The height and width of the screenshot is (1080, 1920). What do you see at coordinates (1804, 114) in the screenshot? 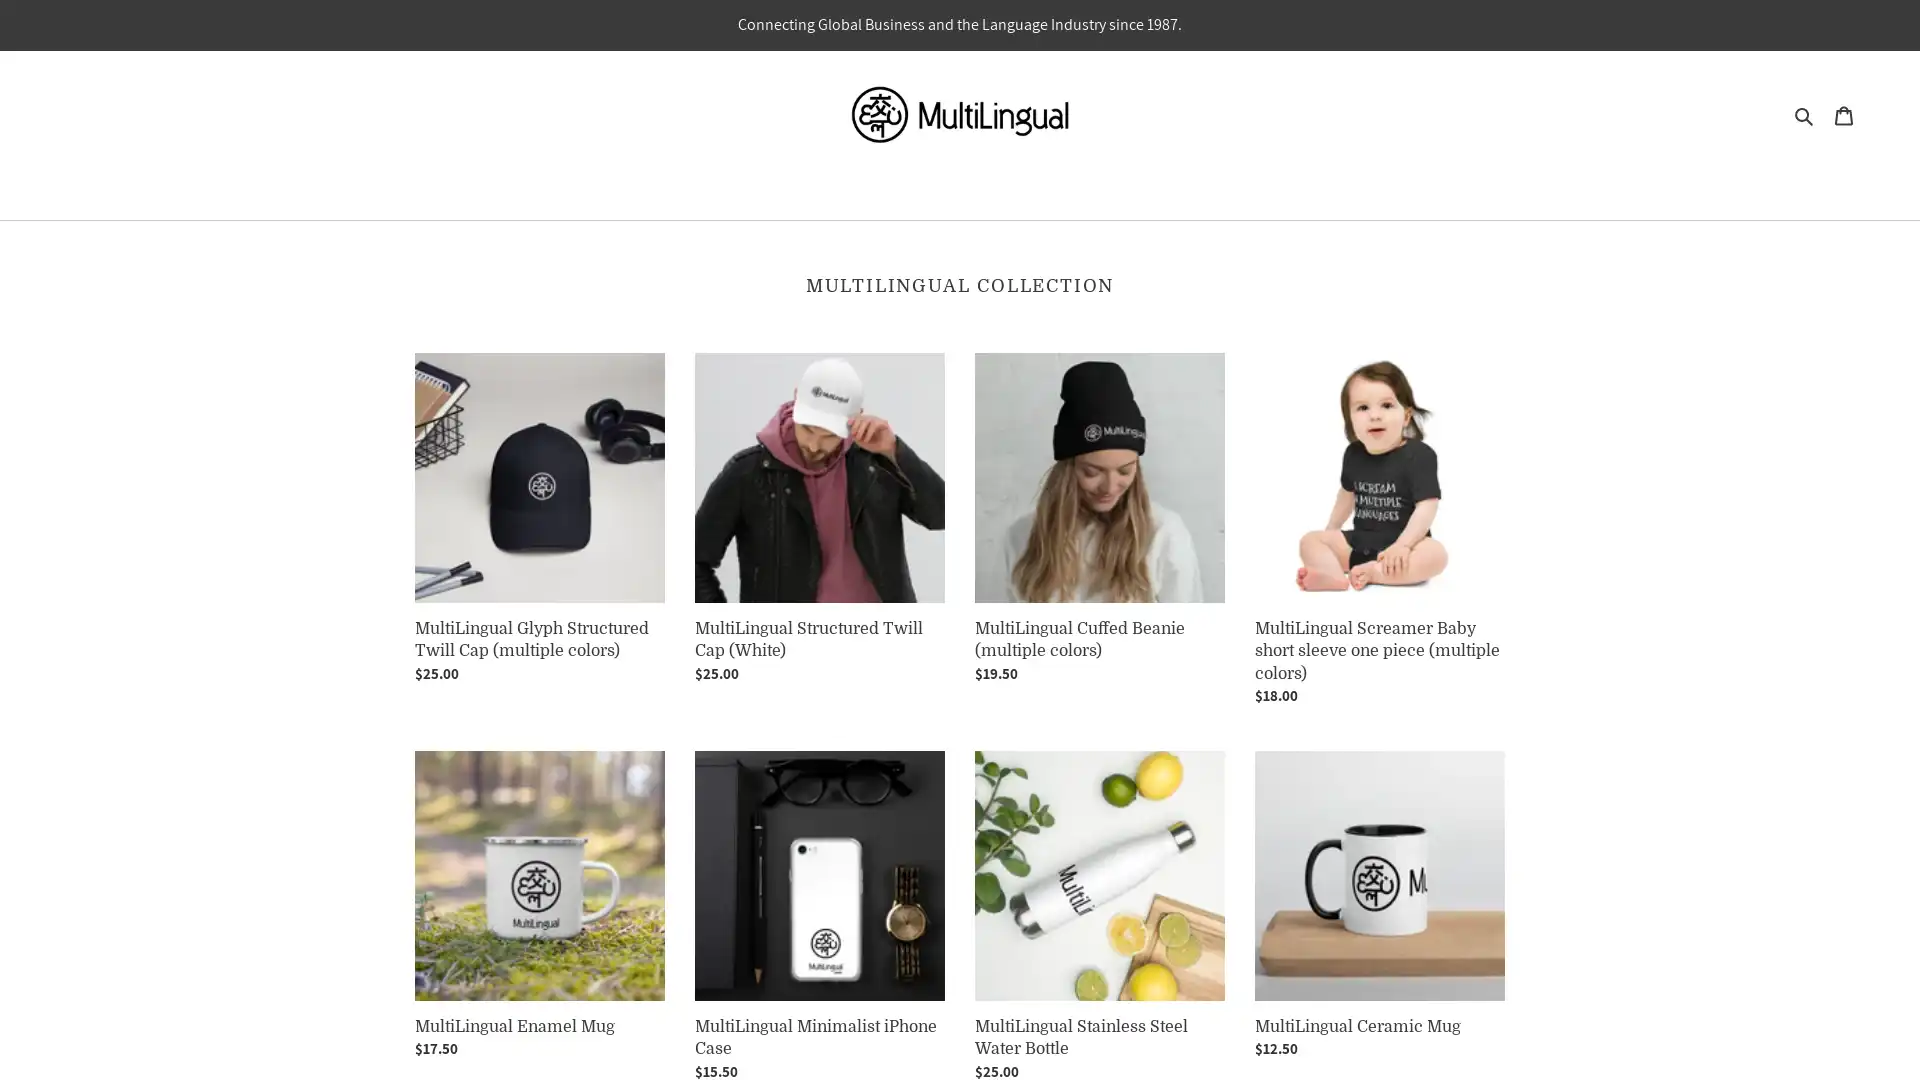
I see `Search` at bounding box center [1804, 114].